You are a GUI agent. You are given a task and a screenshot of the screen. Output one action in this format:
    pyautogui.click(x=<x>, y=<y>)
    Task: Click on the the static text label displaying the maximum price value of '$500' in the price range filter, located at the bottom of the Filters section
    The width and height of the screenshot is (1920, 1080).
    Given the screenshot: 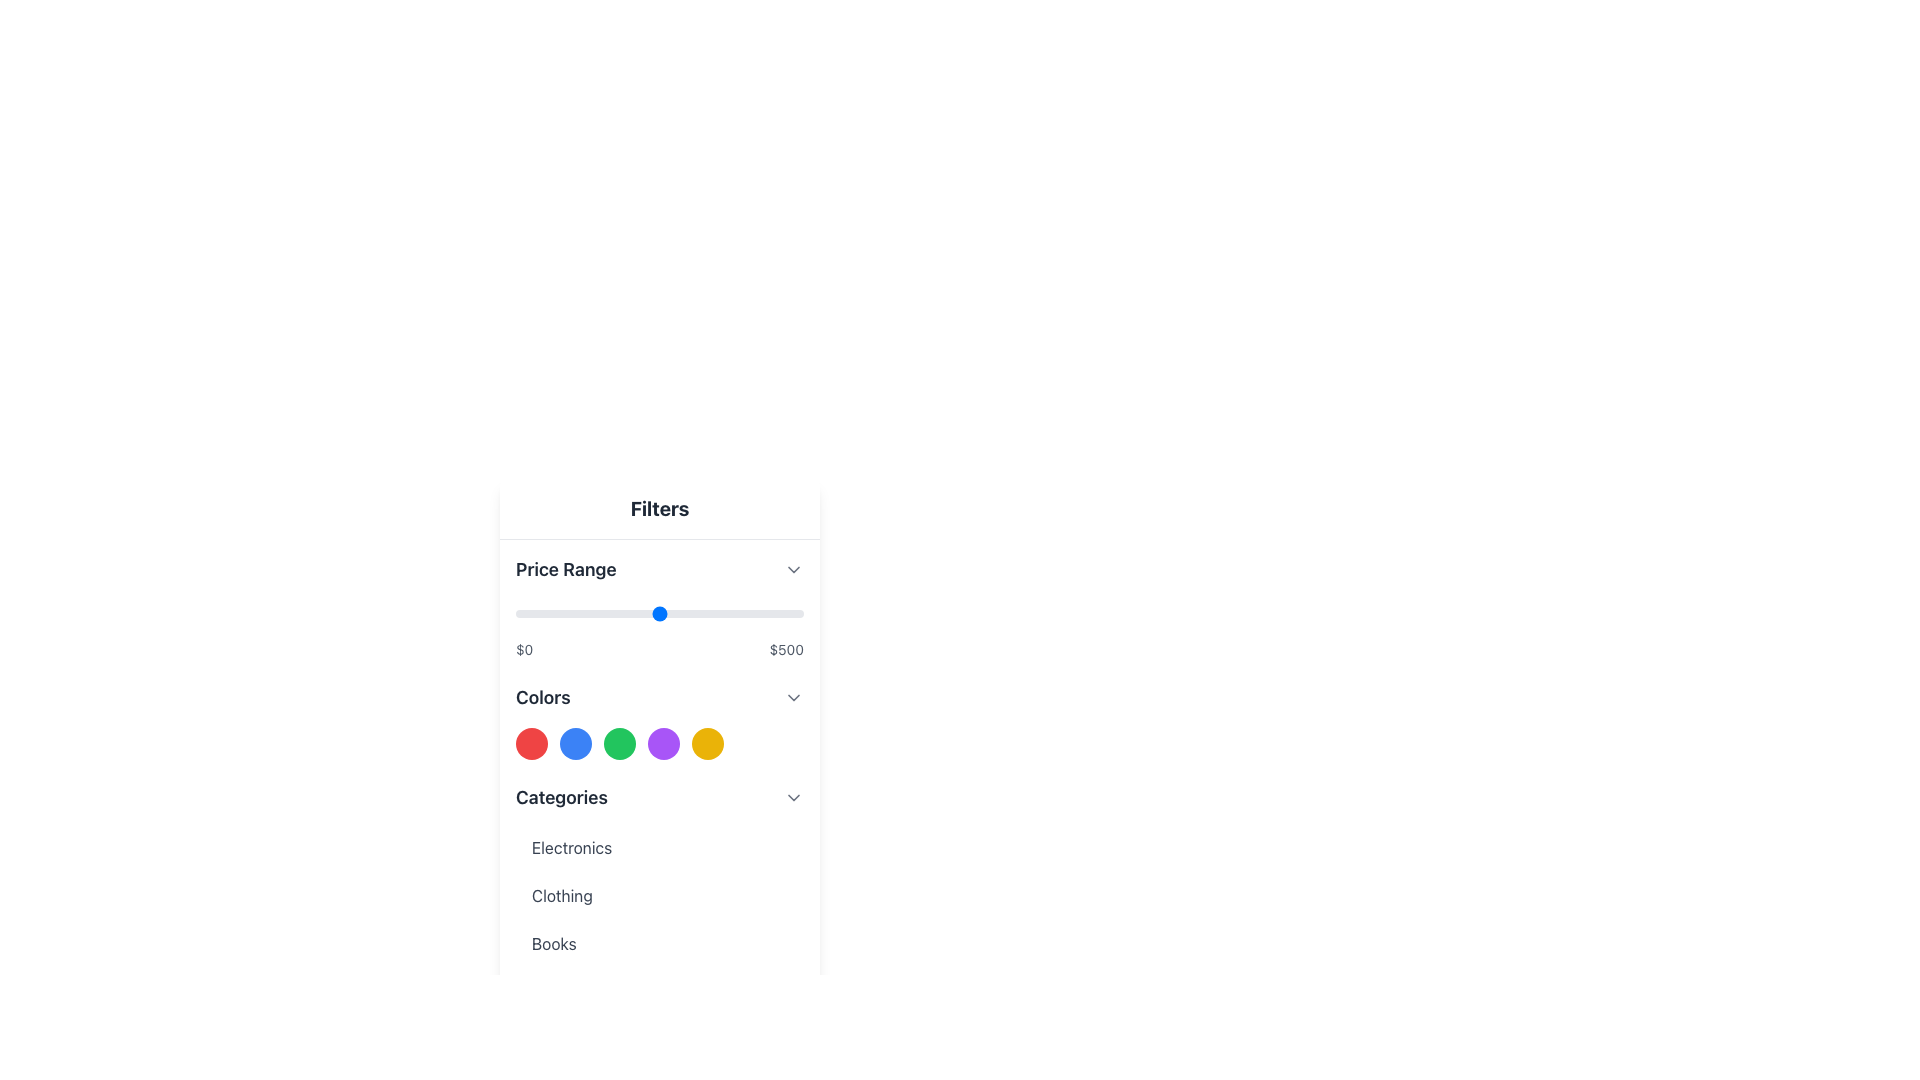 What is the action you would take?
    pyautogui.click(x=785, y=650)
    